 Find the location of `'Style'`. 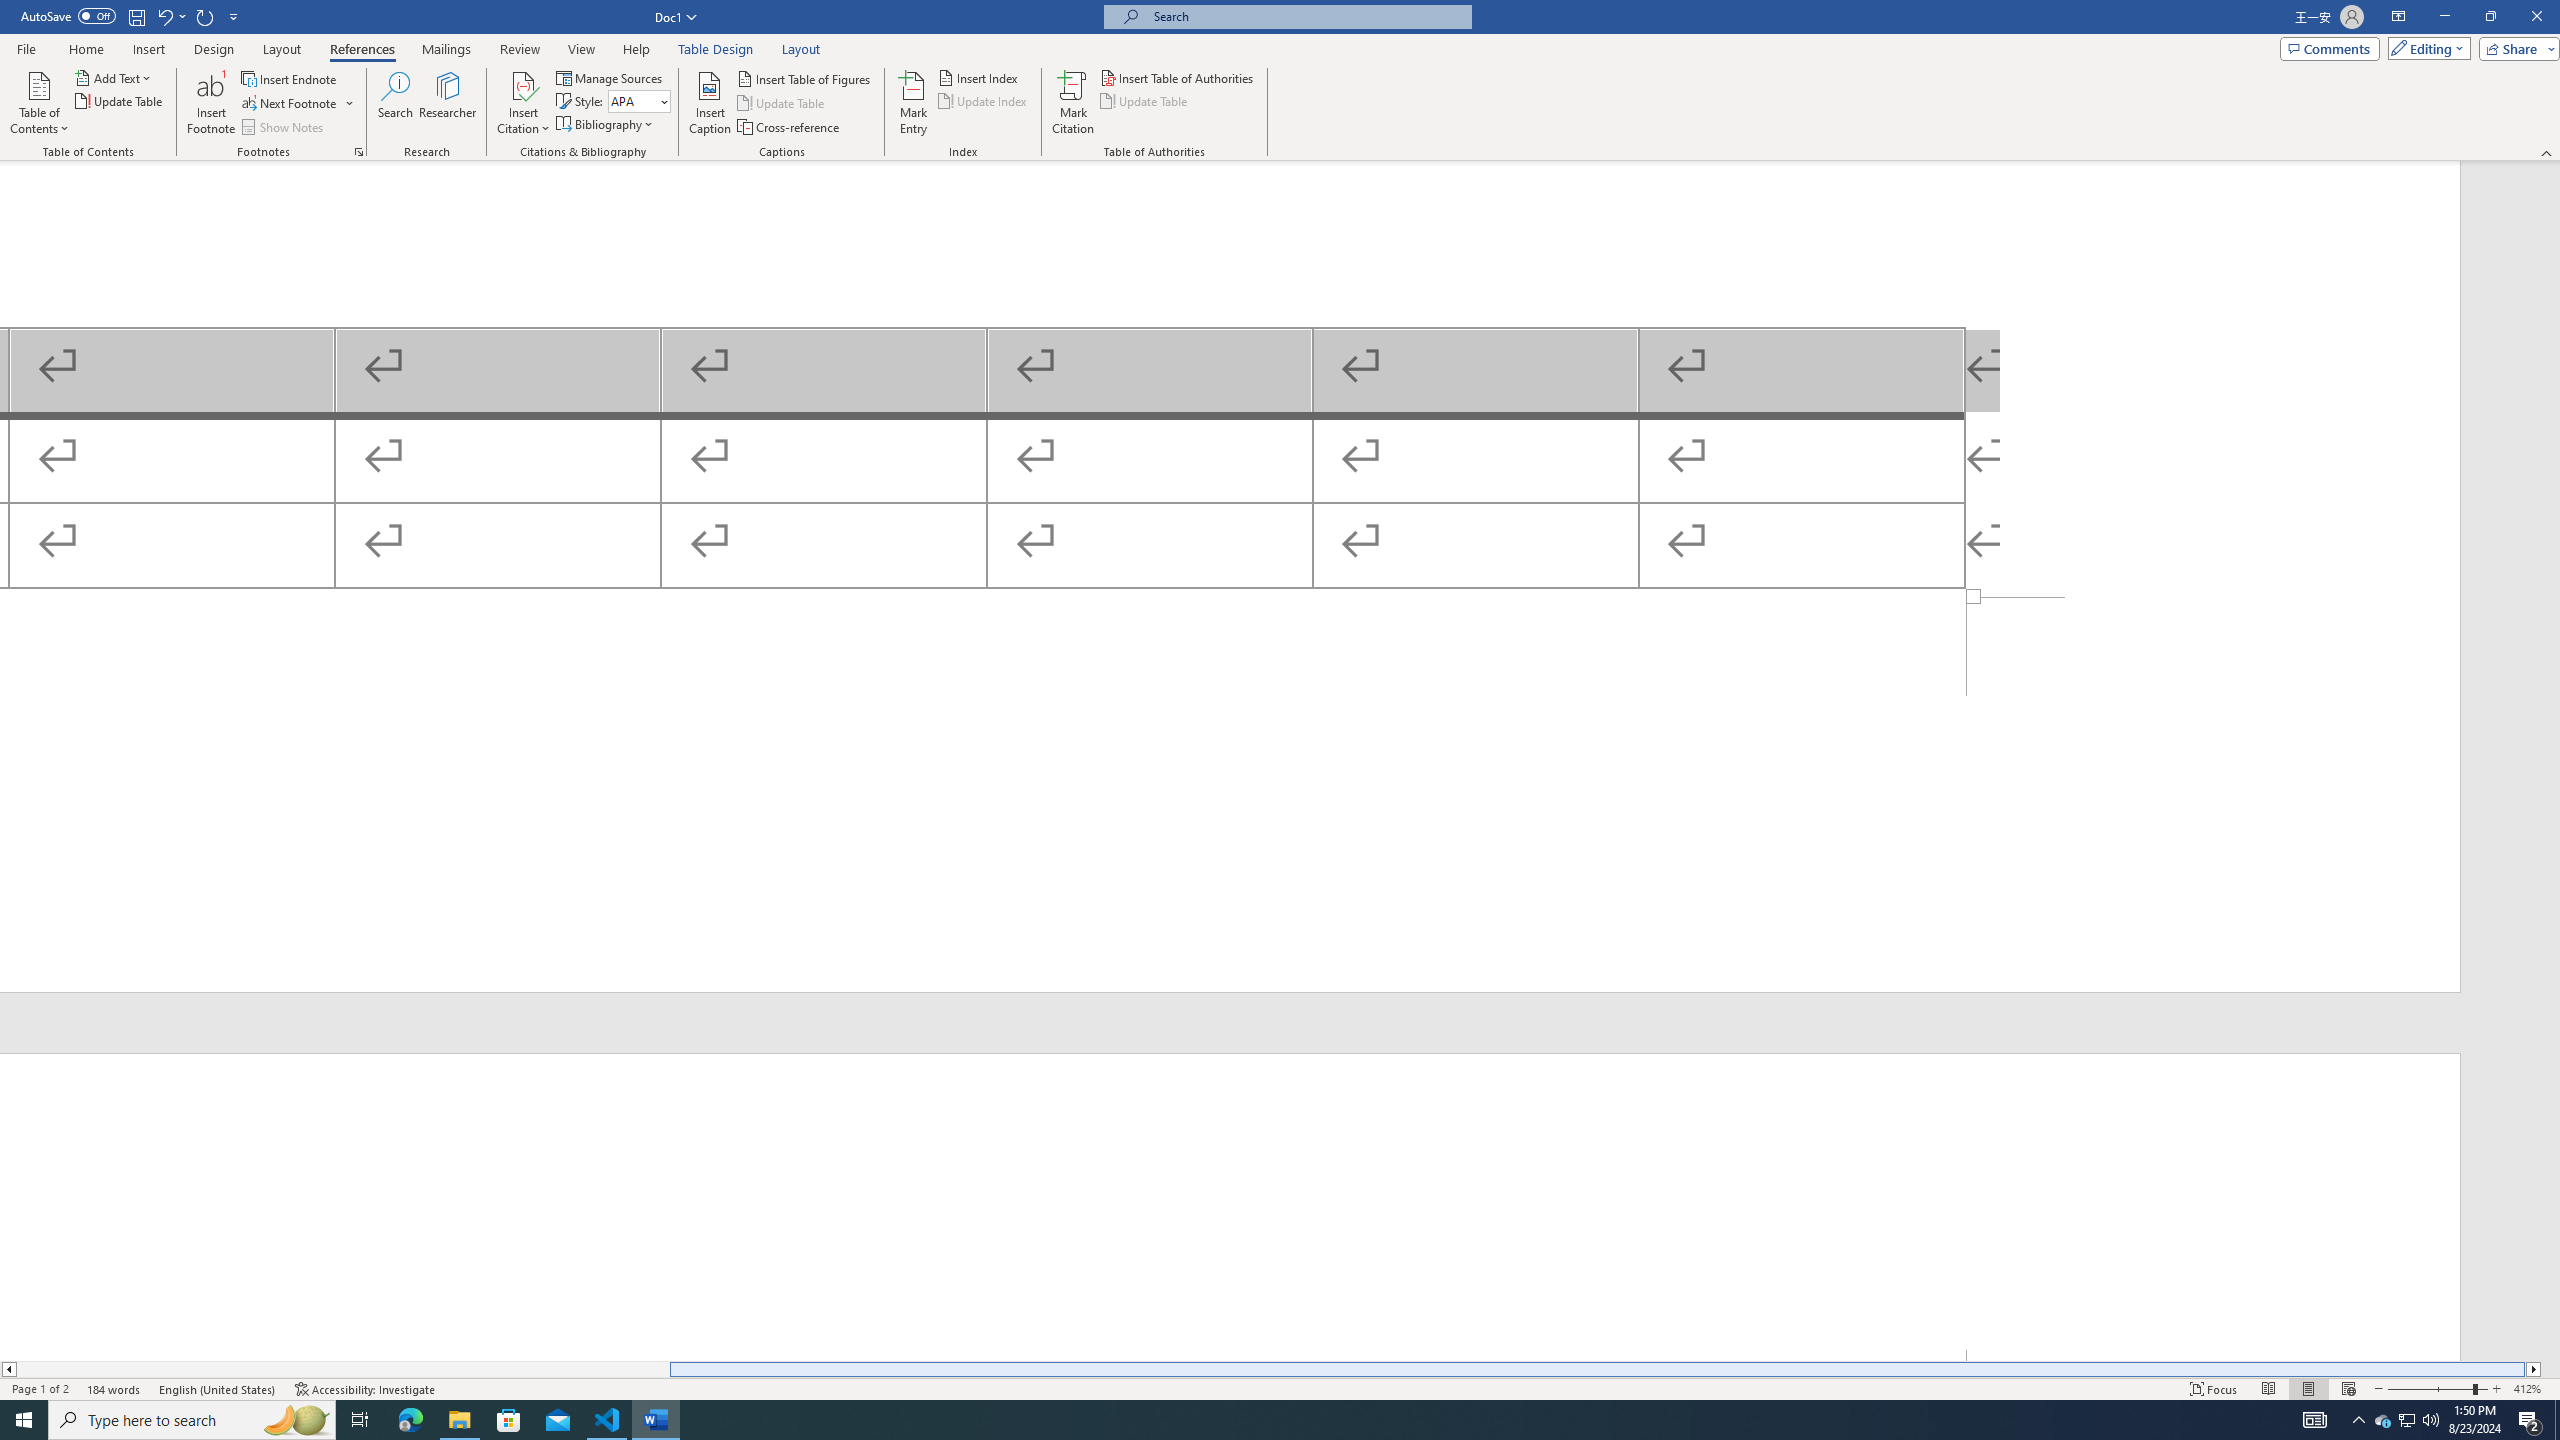

'Style' is located at coordinates (632, 100).